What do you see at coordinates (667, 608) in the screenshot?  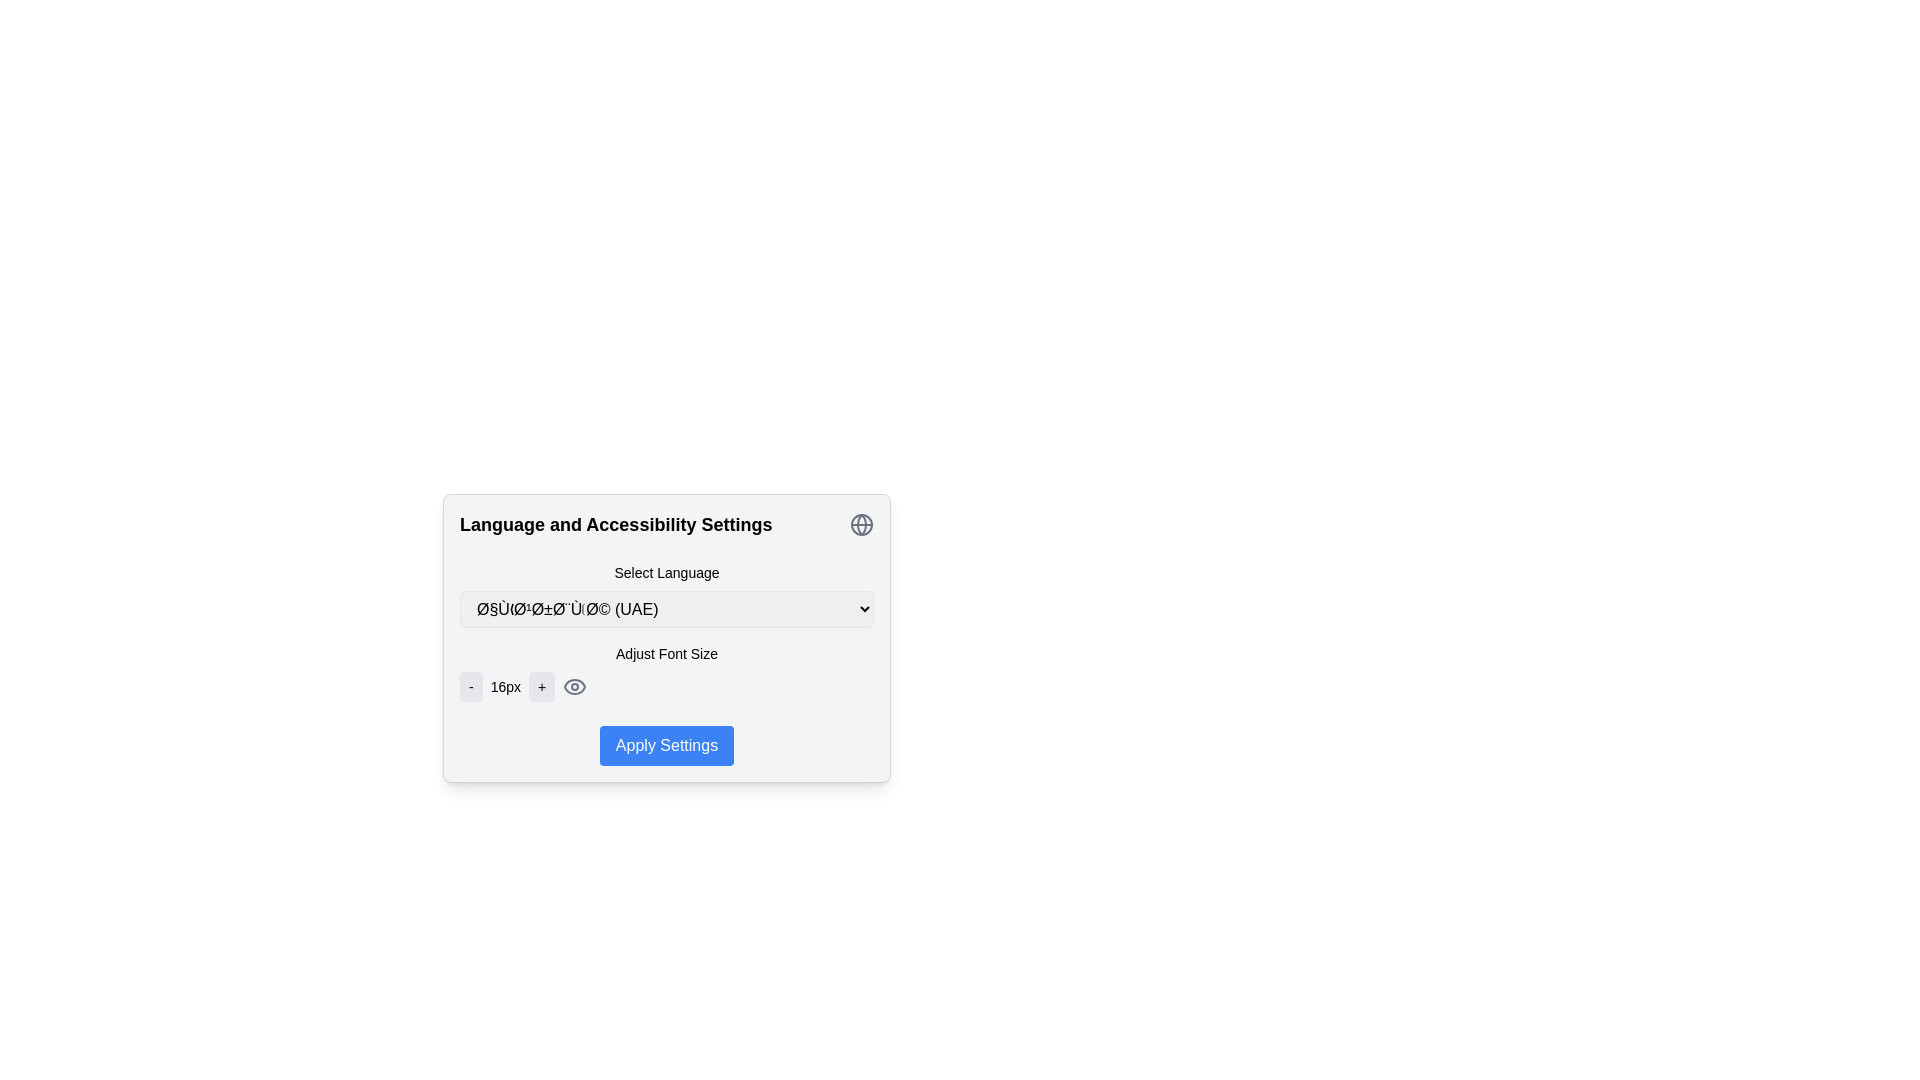 I see `the language selection dropdown menu located within the 'Language and Accessibility Settings' panel` at bounding box center [667, 608].